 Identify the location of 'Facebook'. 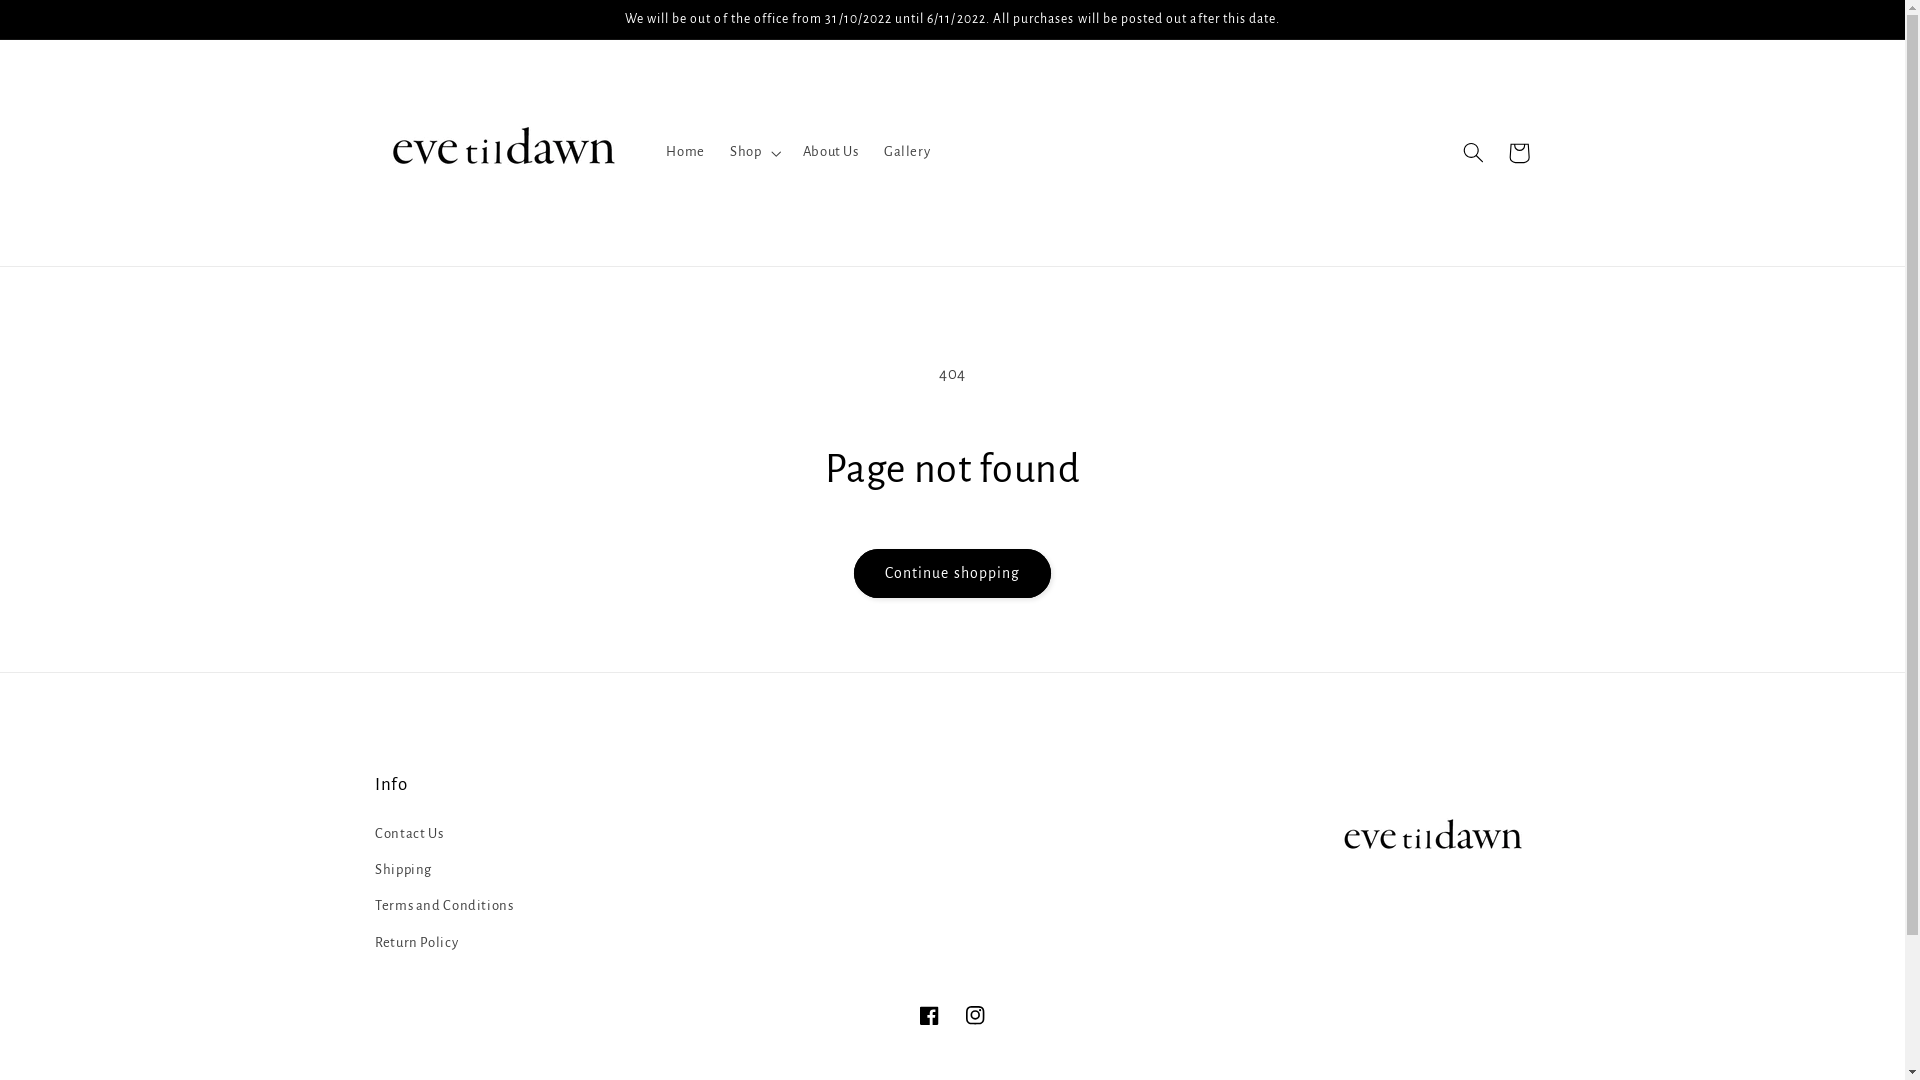
(928, 1014).